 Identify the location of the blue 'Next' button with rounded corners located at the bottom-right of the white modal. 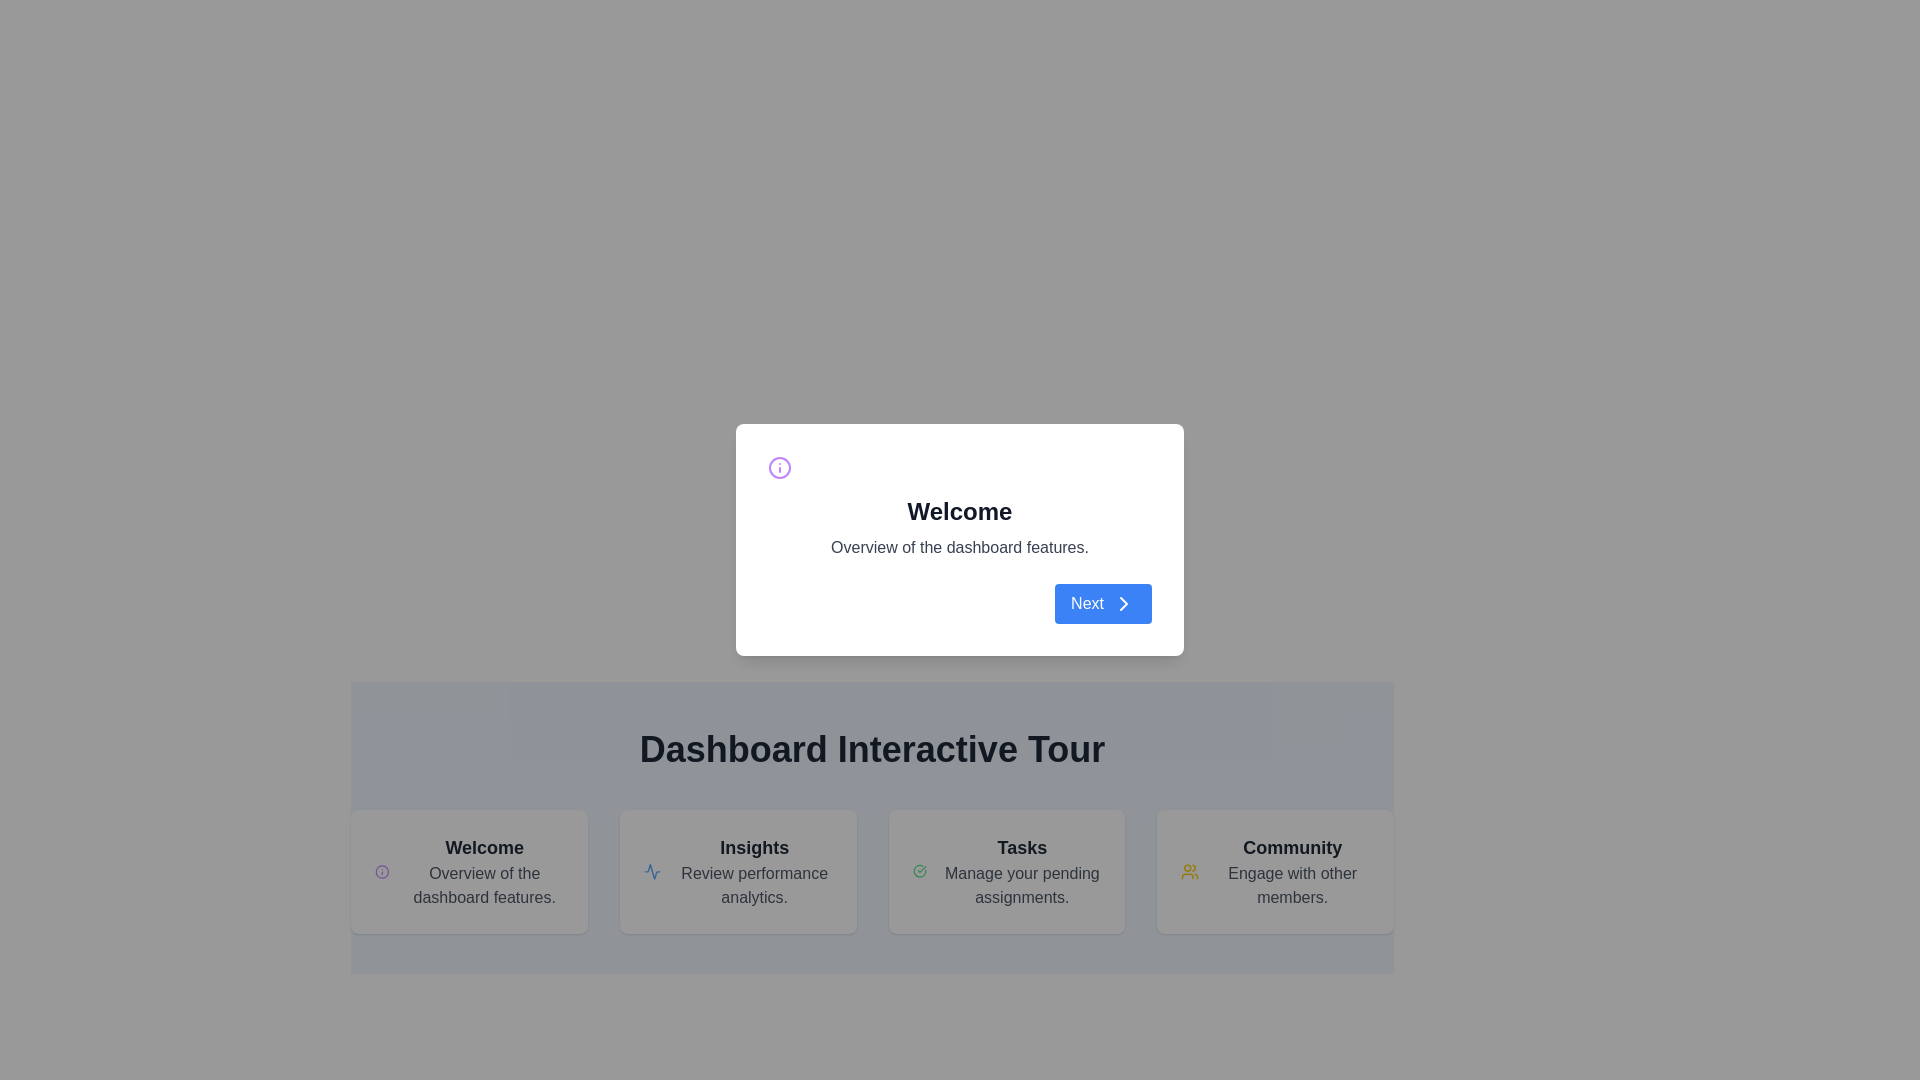
(1102, 603).